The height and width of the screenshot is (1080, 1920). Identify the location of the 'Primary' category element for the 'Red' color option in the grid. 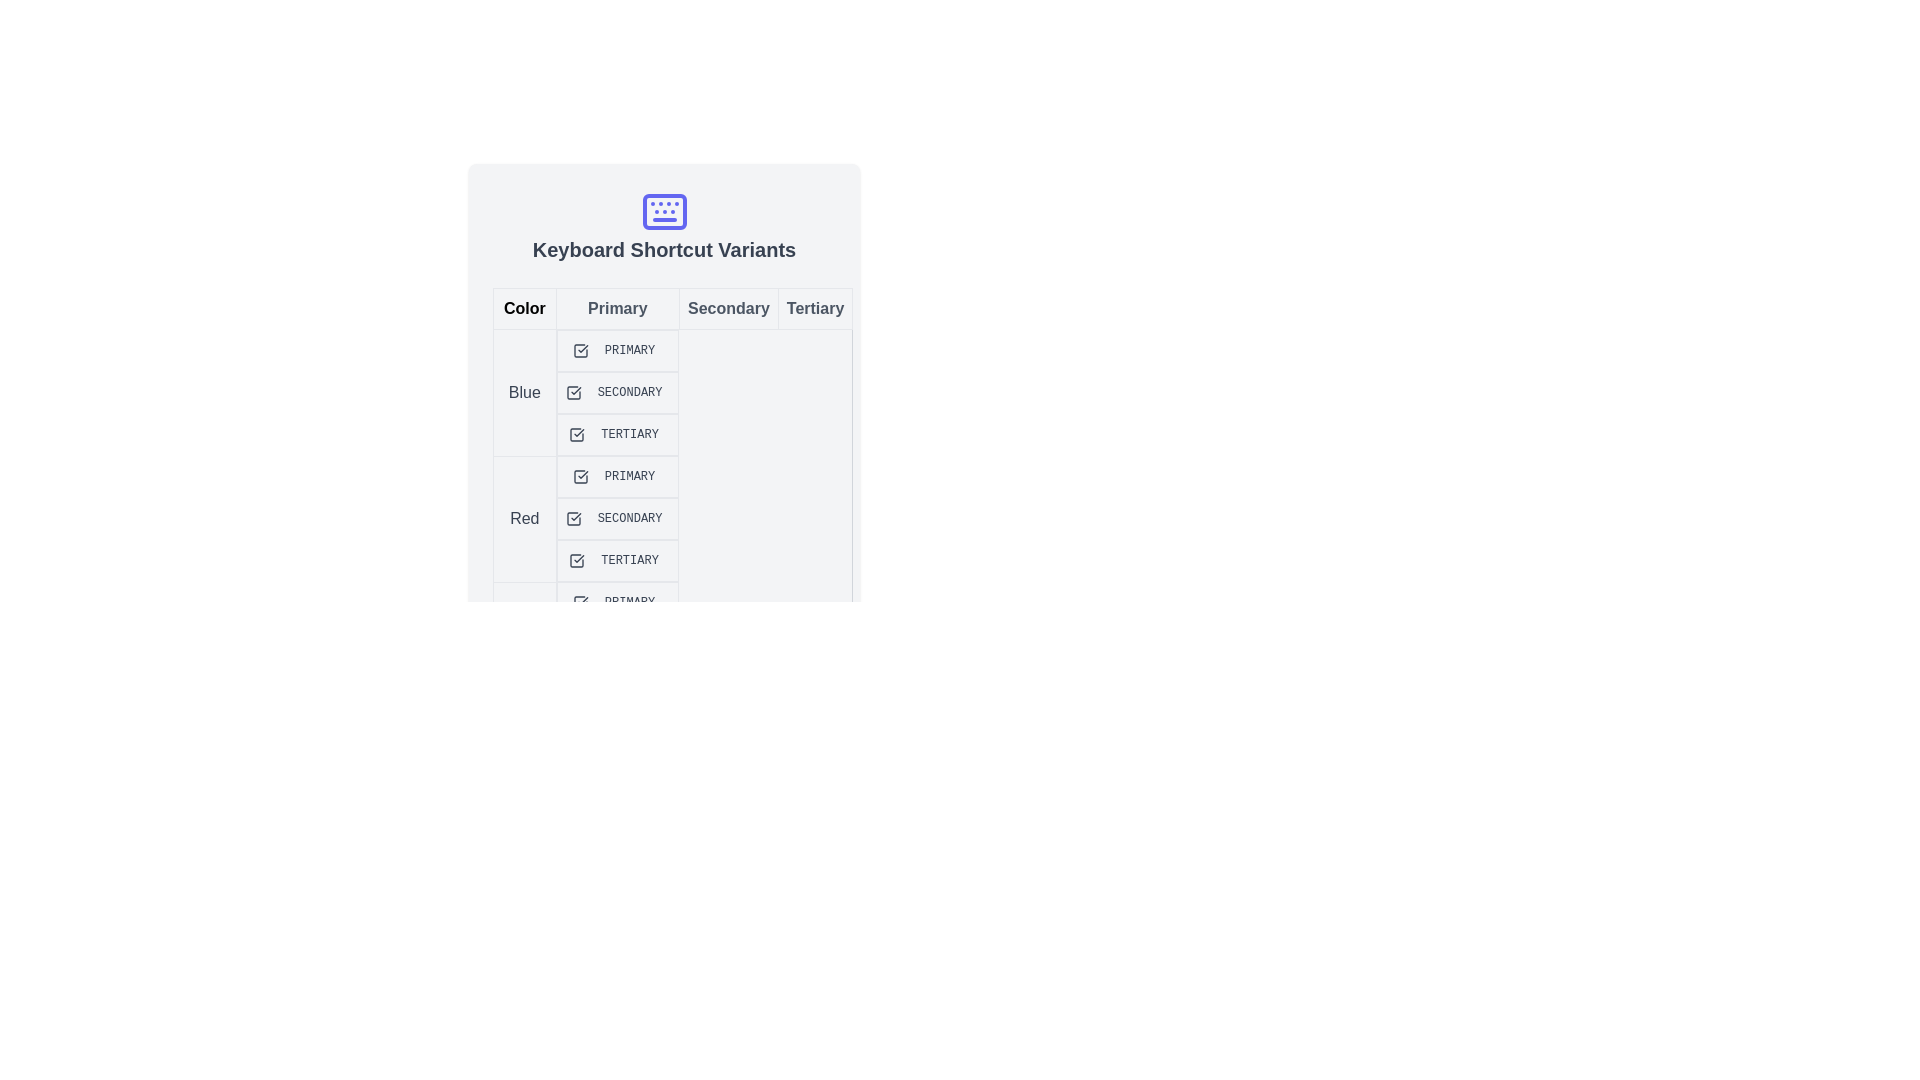
(617, 477).